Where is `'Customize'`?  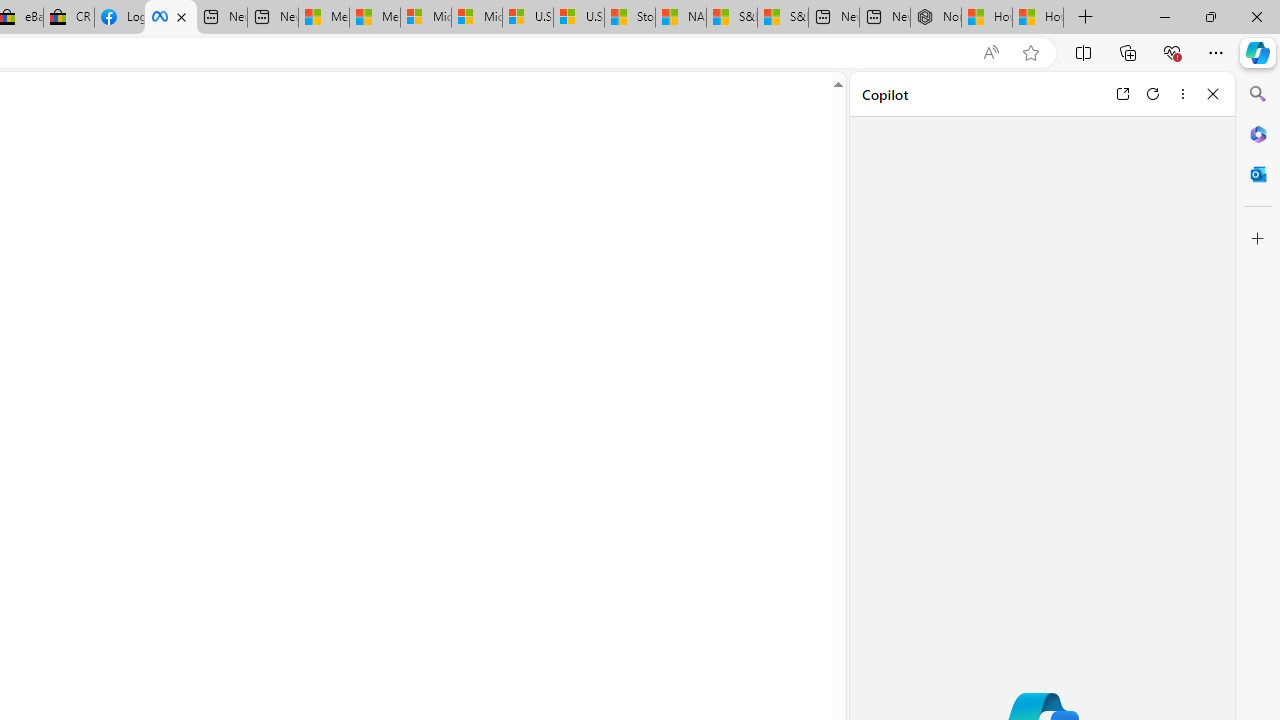 'Customize' is located at coordinates (1257, 238).